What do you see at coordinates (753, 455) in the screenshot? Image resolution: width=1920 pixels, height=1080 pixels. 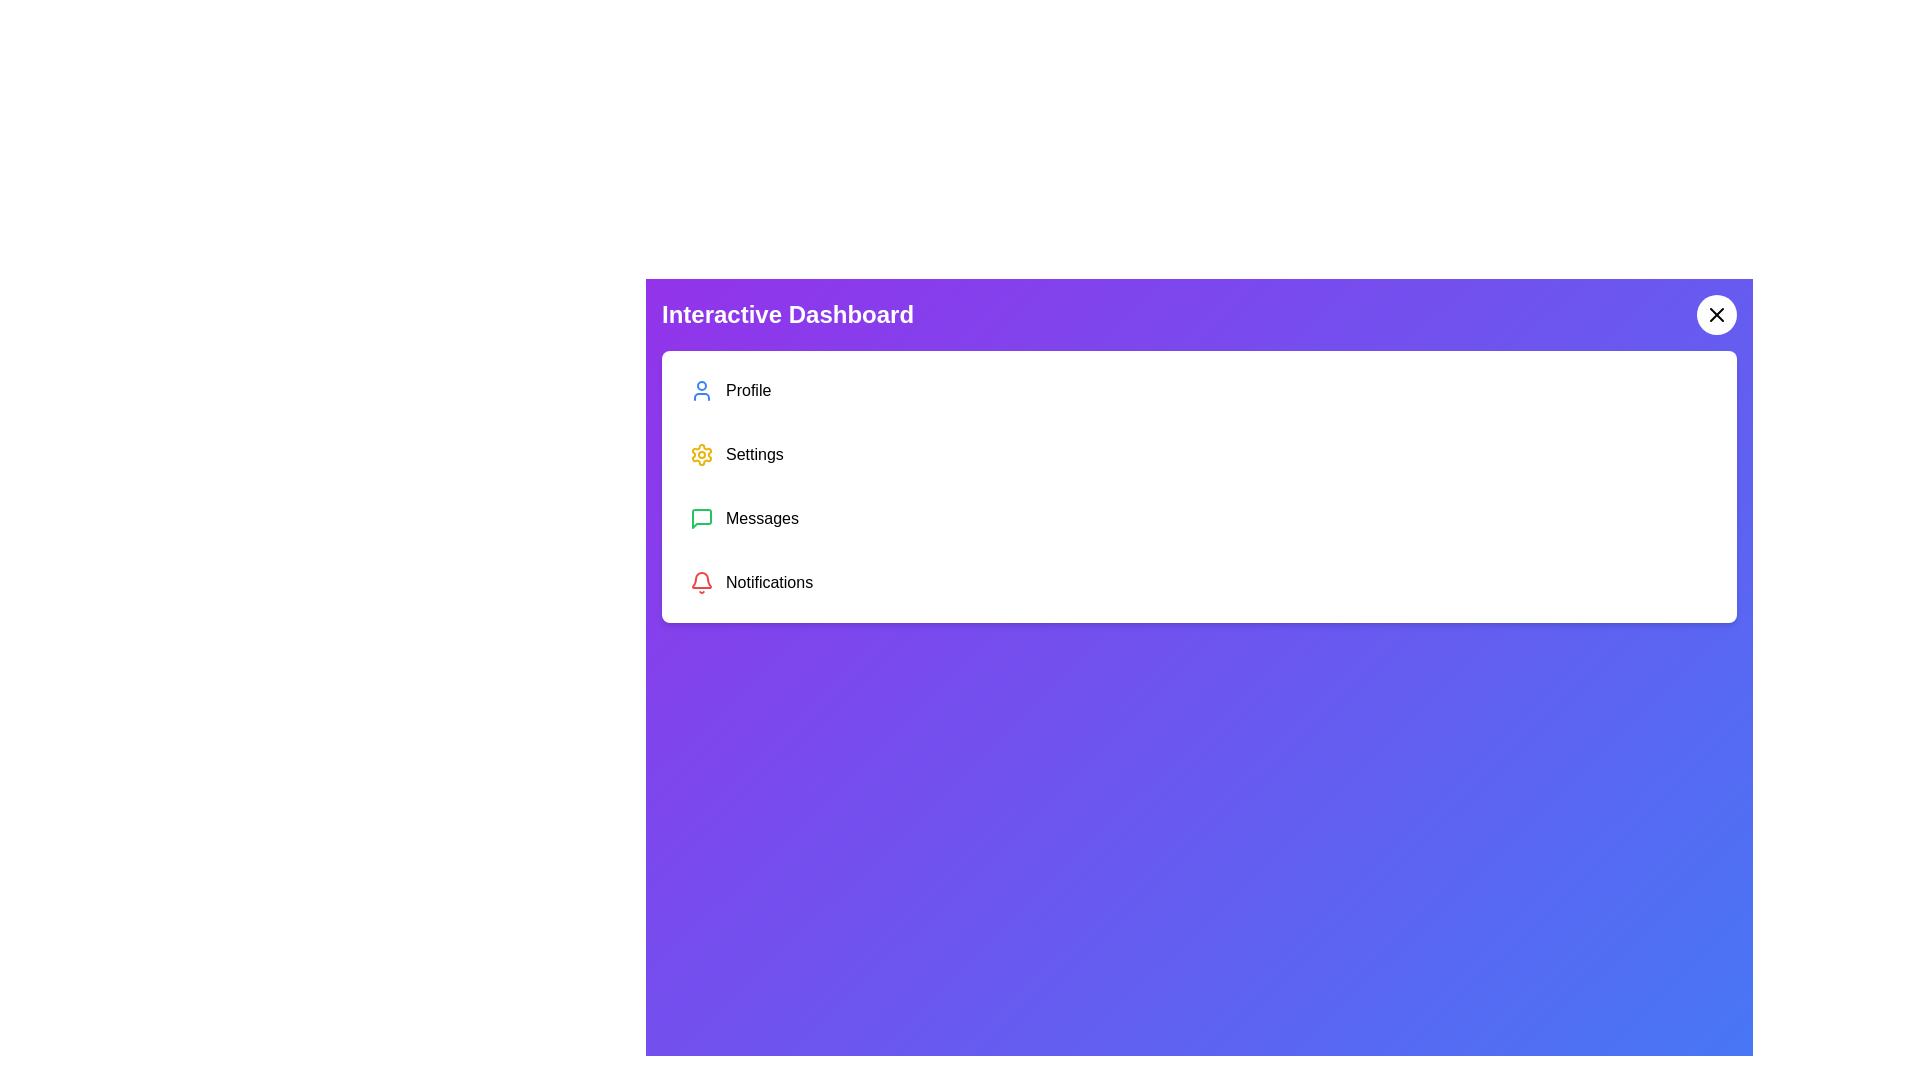 I see `the text label that describes the adjacent yellow gear icon, which is the second entry from the top in the settings options` at bounding box center [753, 455].